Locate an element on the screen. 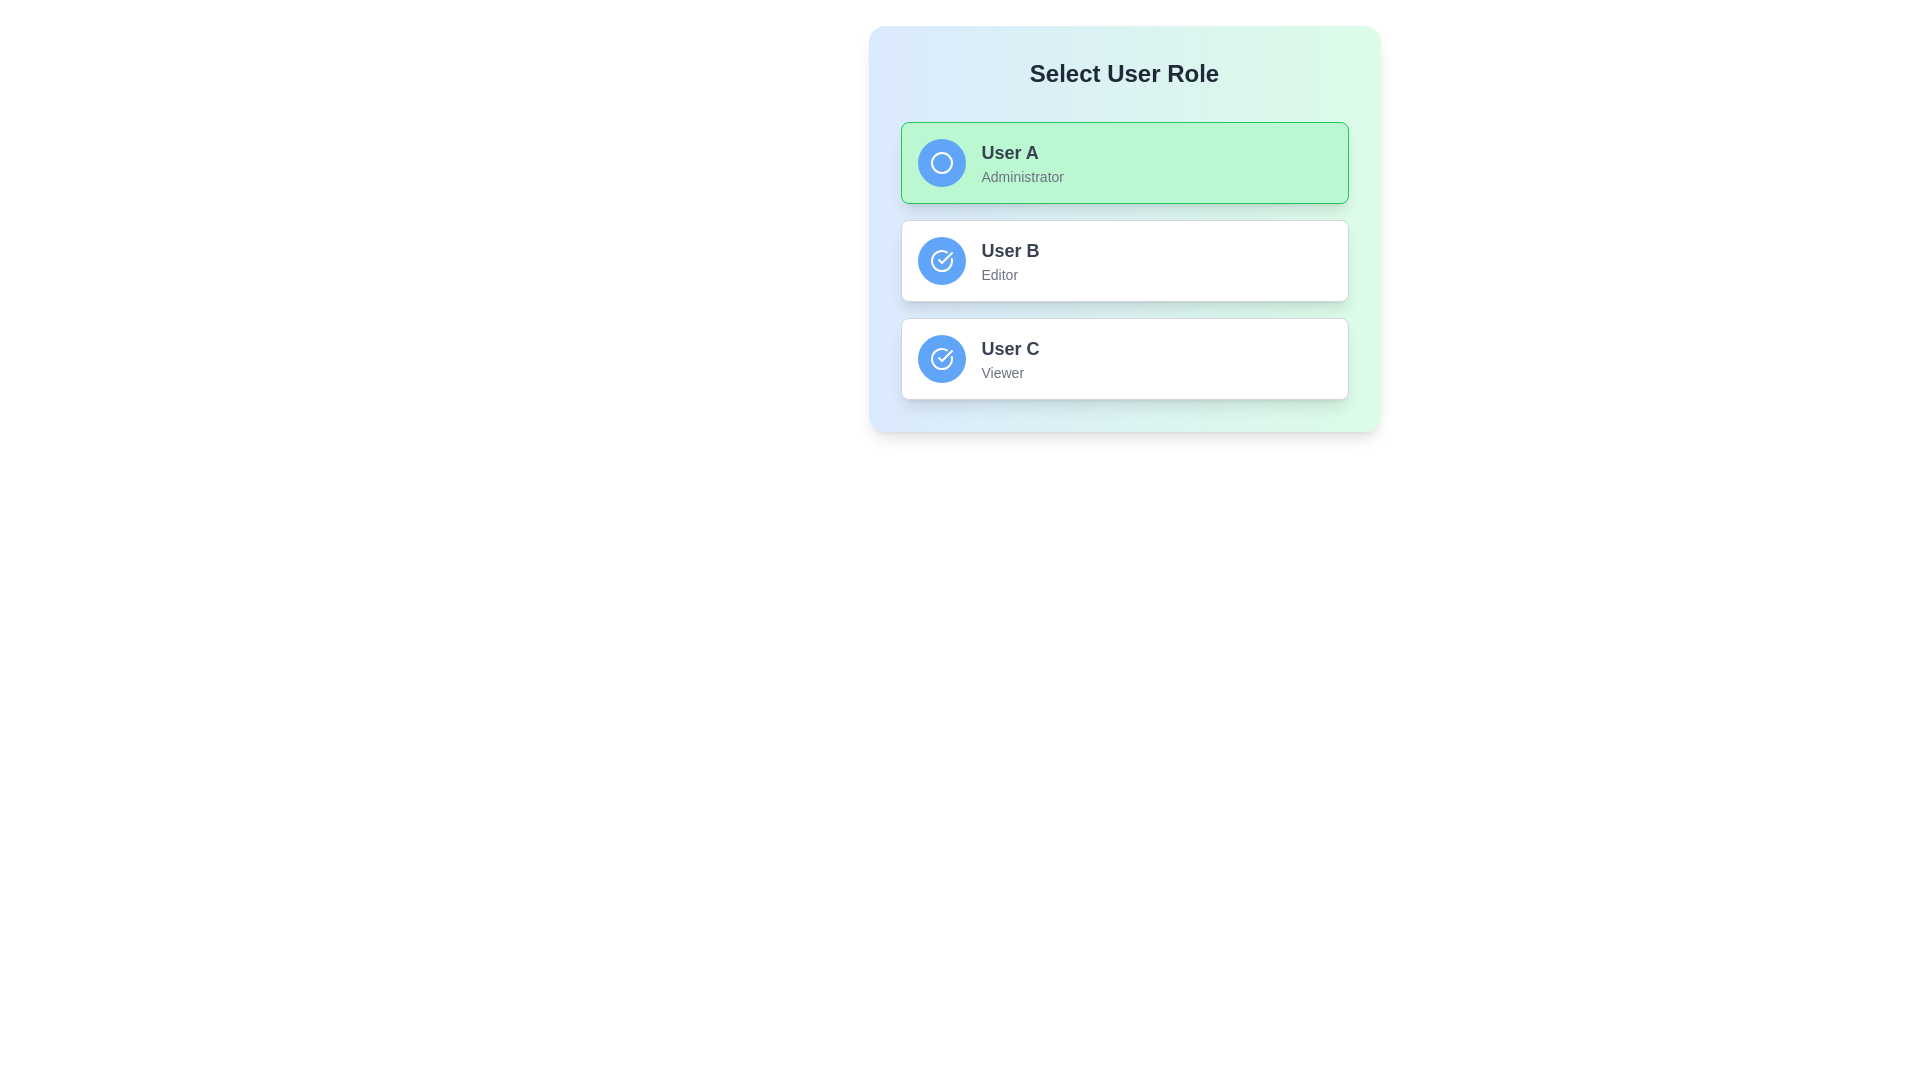 Image resolution: width=1920 pixels, height=1080 pixels. text label 'User B', which is styled with a bold font in a dark gray color and located in the middle of the user role selection panel above the description 'Editor' is located at coordinates (1010, 249).